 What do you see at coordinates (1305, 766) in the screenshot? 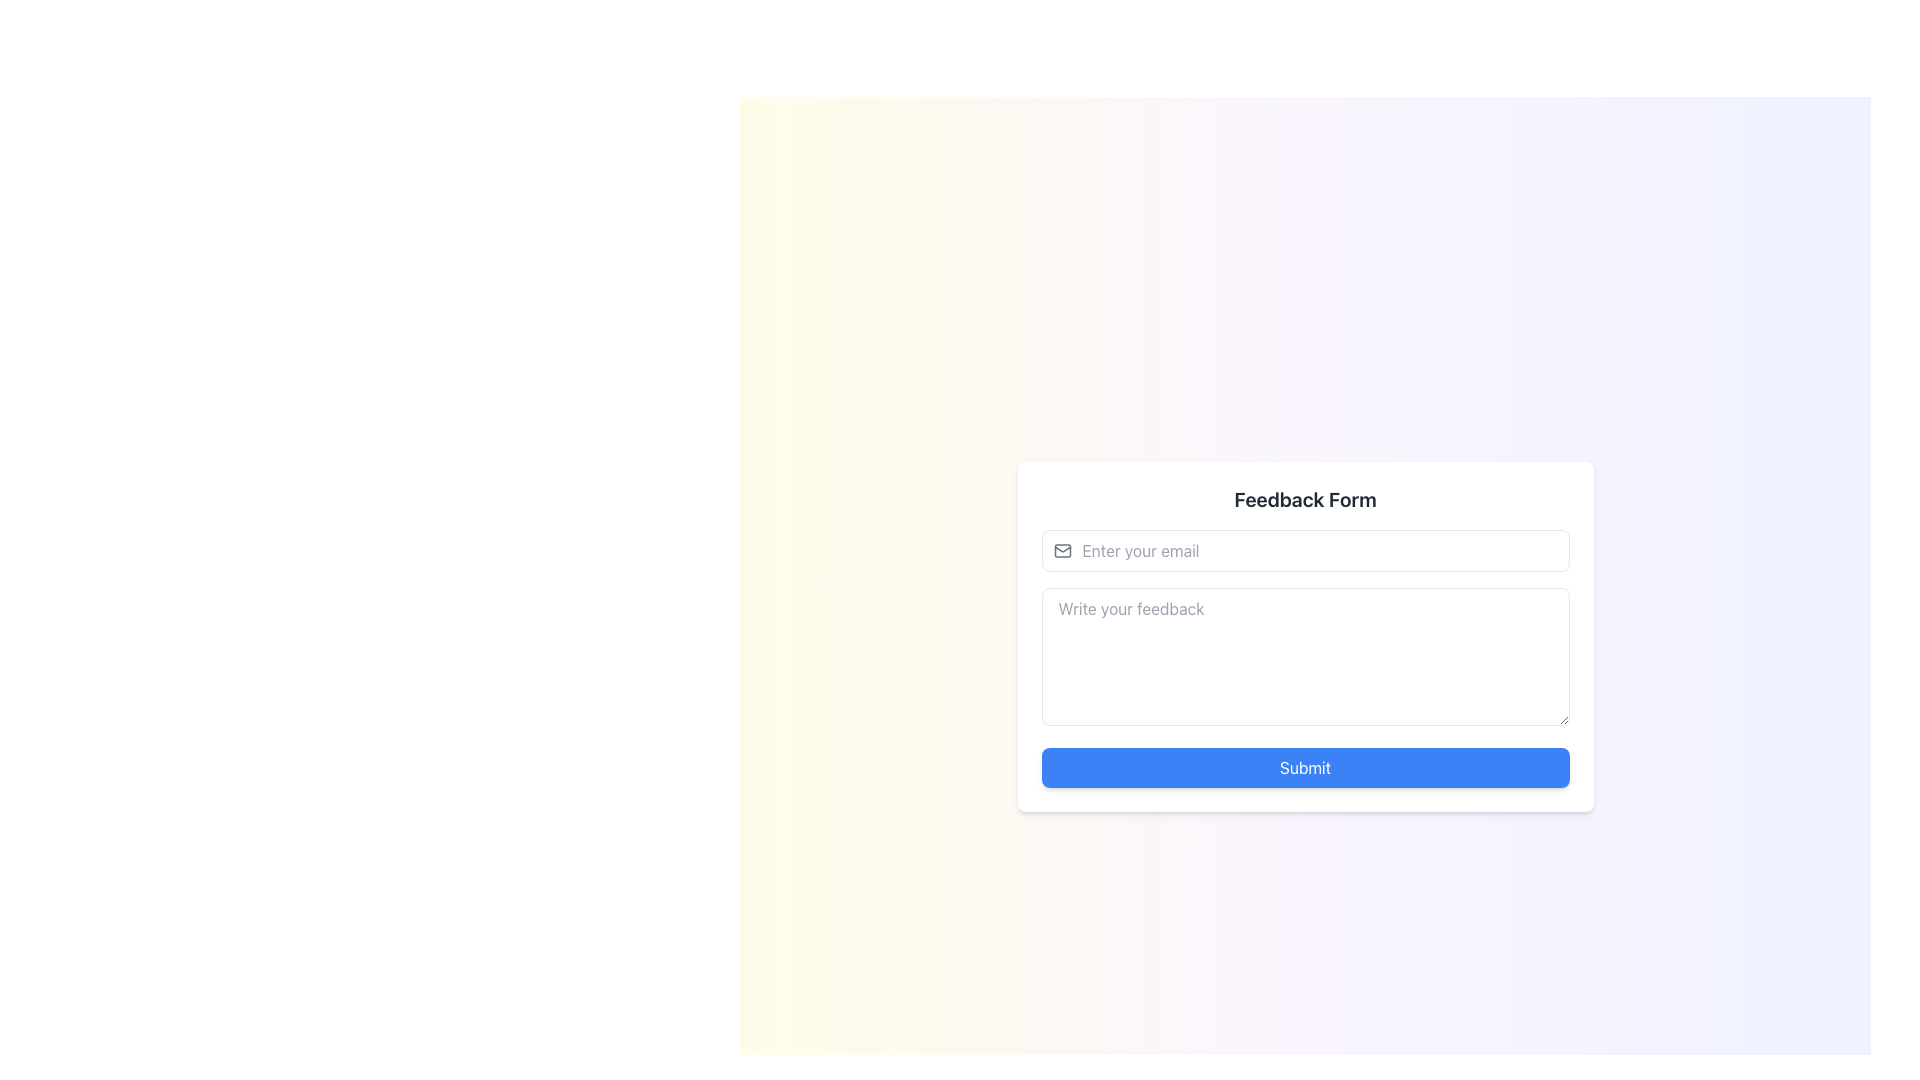
I see `the submit button located at the bottom of the 'Feedback Form' interface for keyboard navigation` at bounding box center [1305, 766].